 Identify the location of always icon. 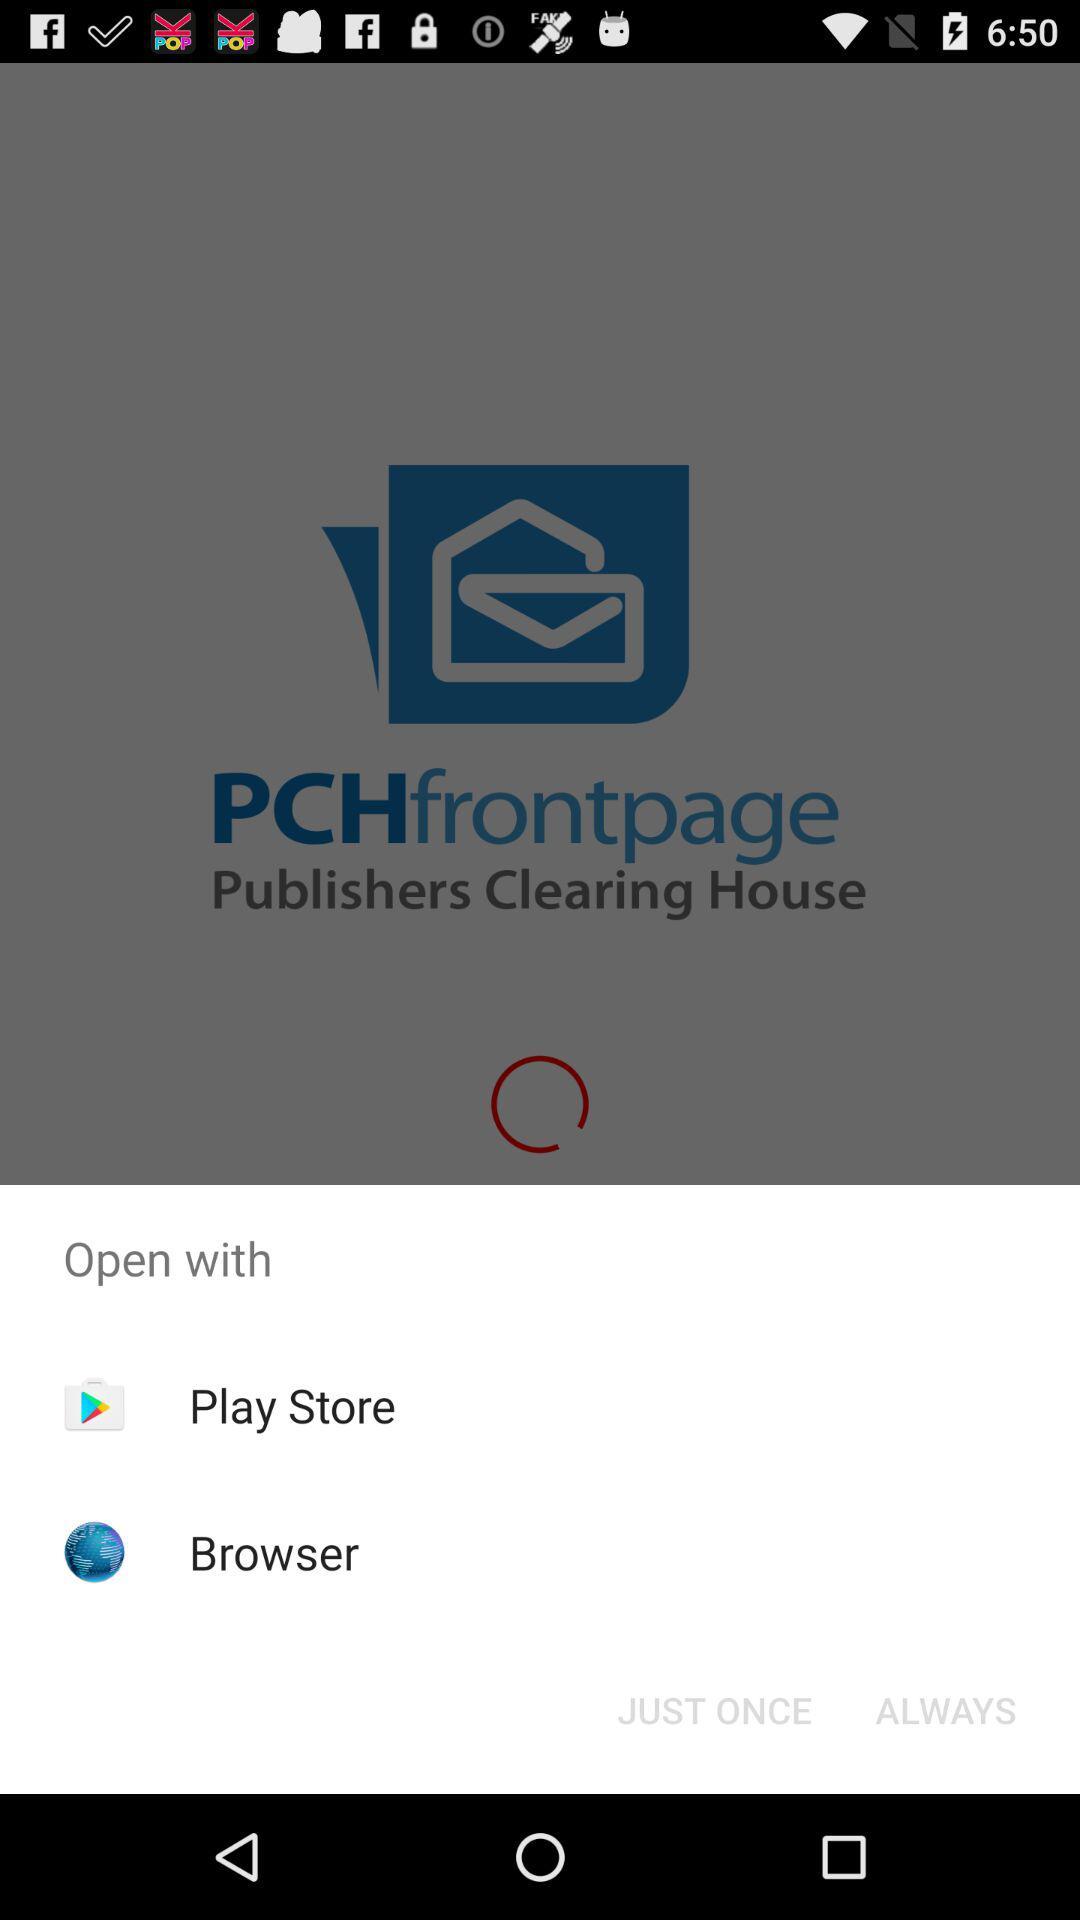
(945, 1708).